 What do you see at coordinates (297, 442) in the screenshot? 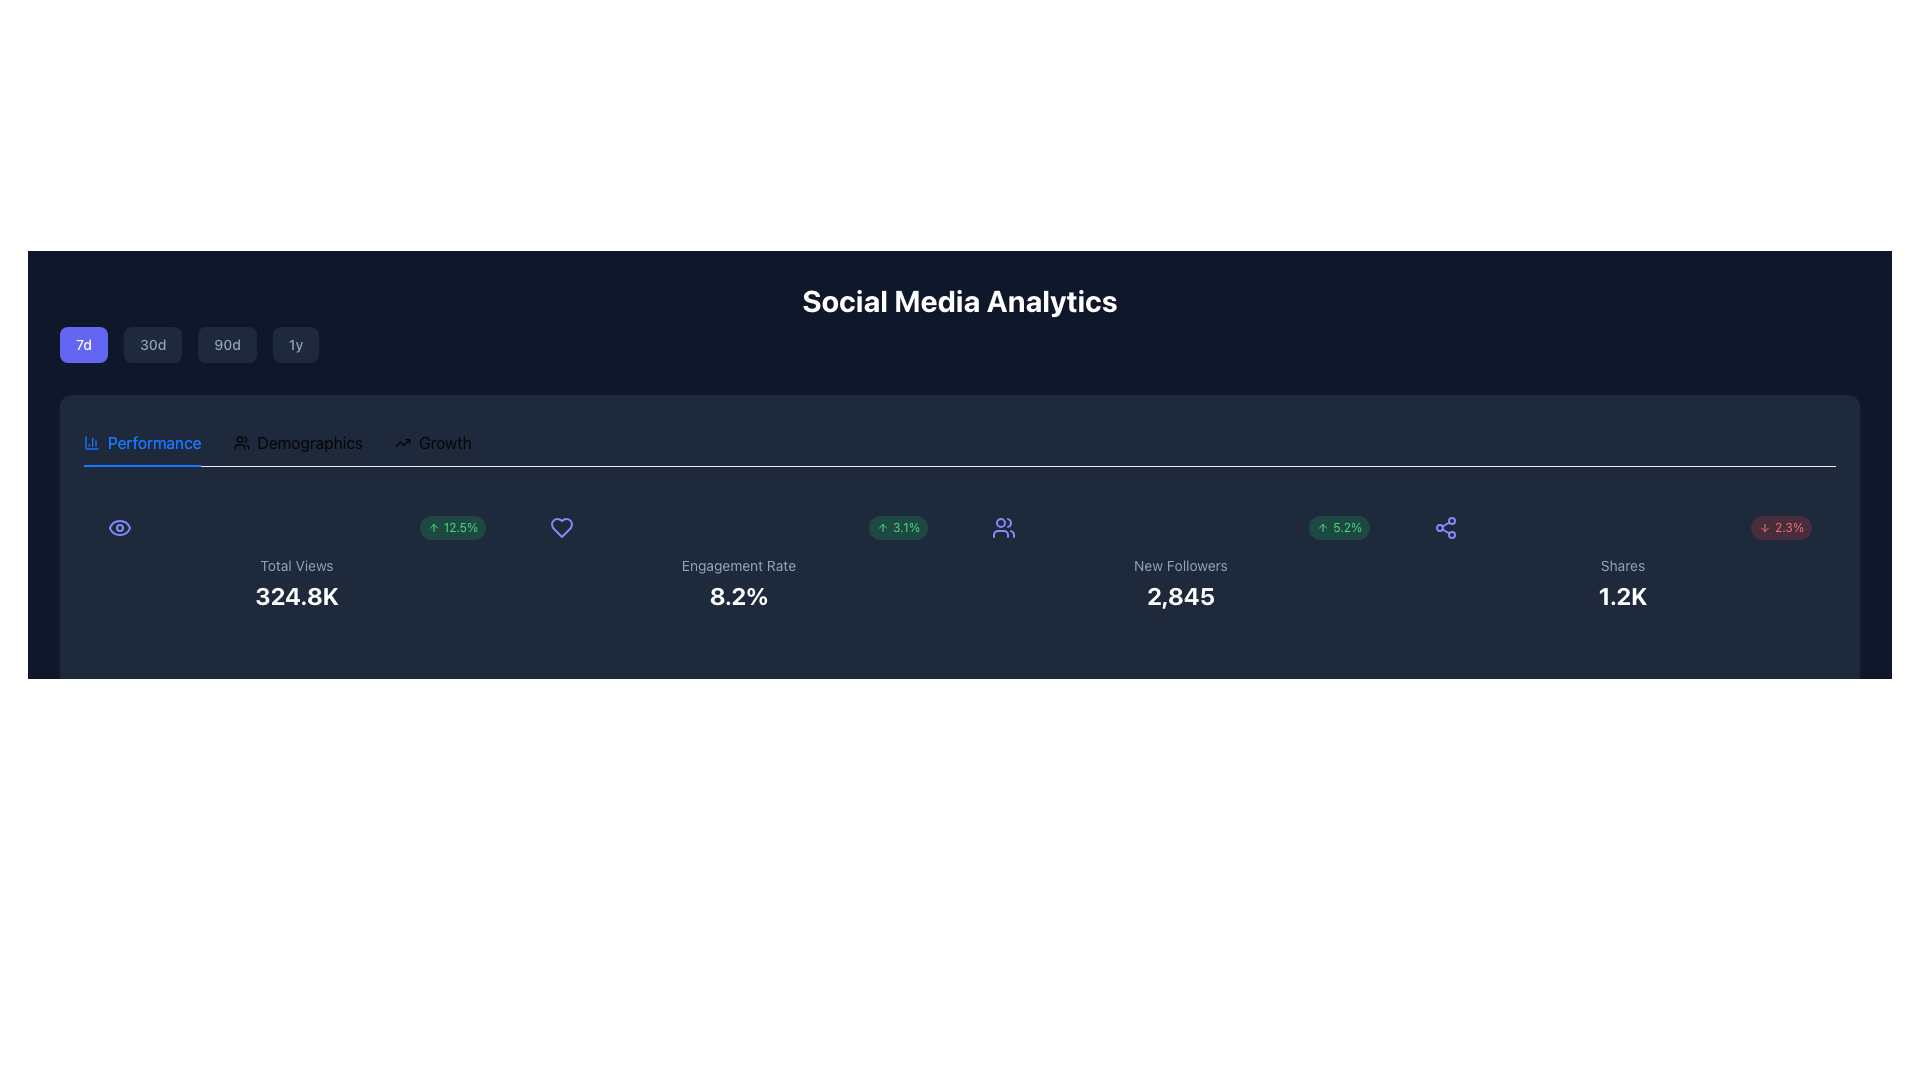
I see `the 'Demographics' tab button` at bounding box center [297, 442].